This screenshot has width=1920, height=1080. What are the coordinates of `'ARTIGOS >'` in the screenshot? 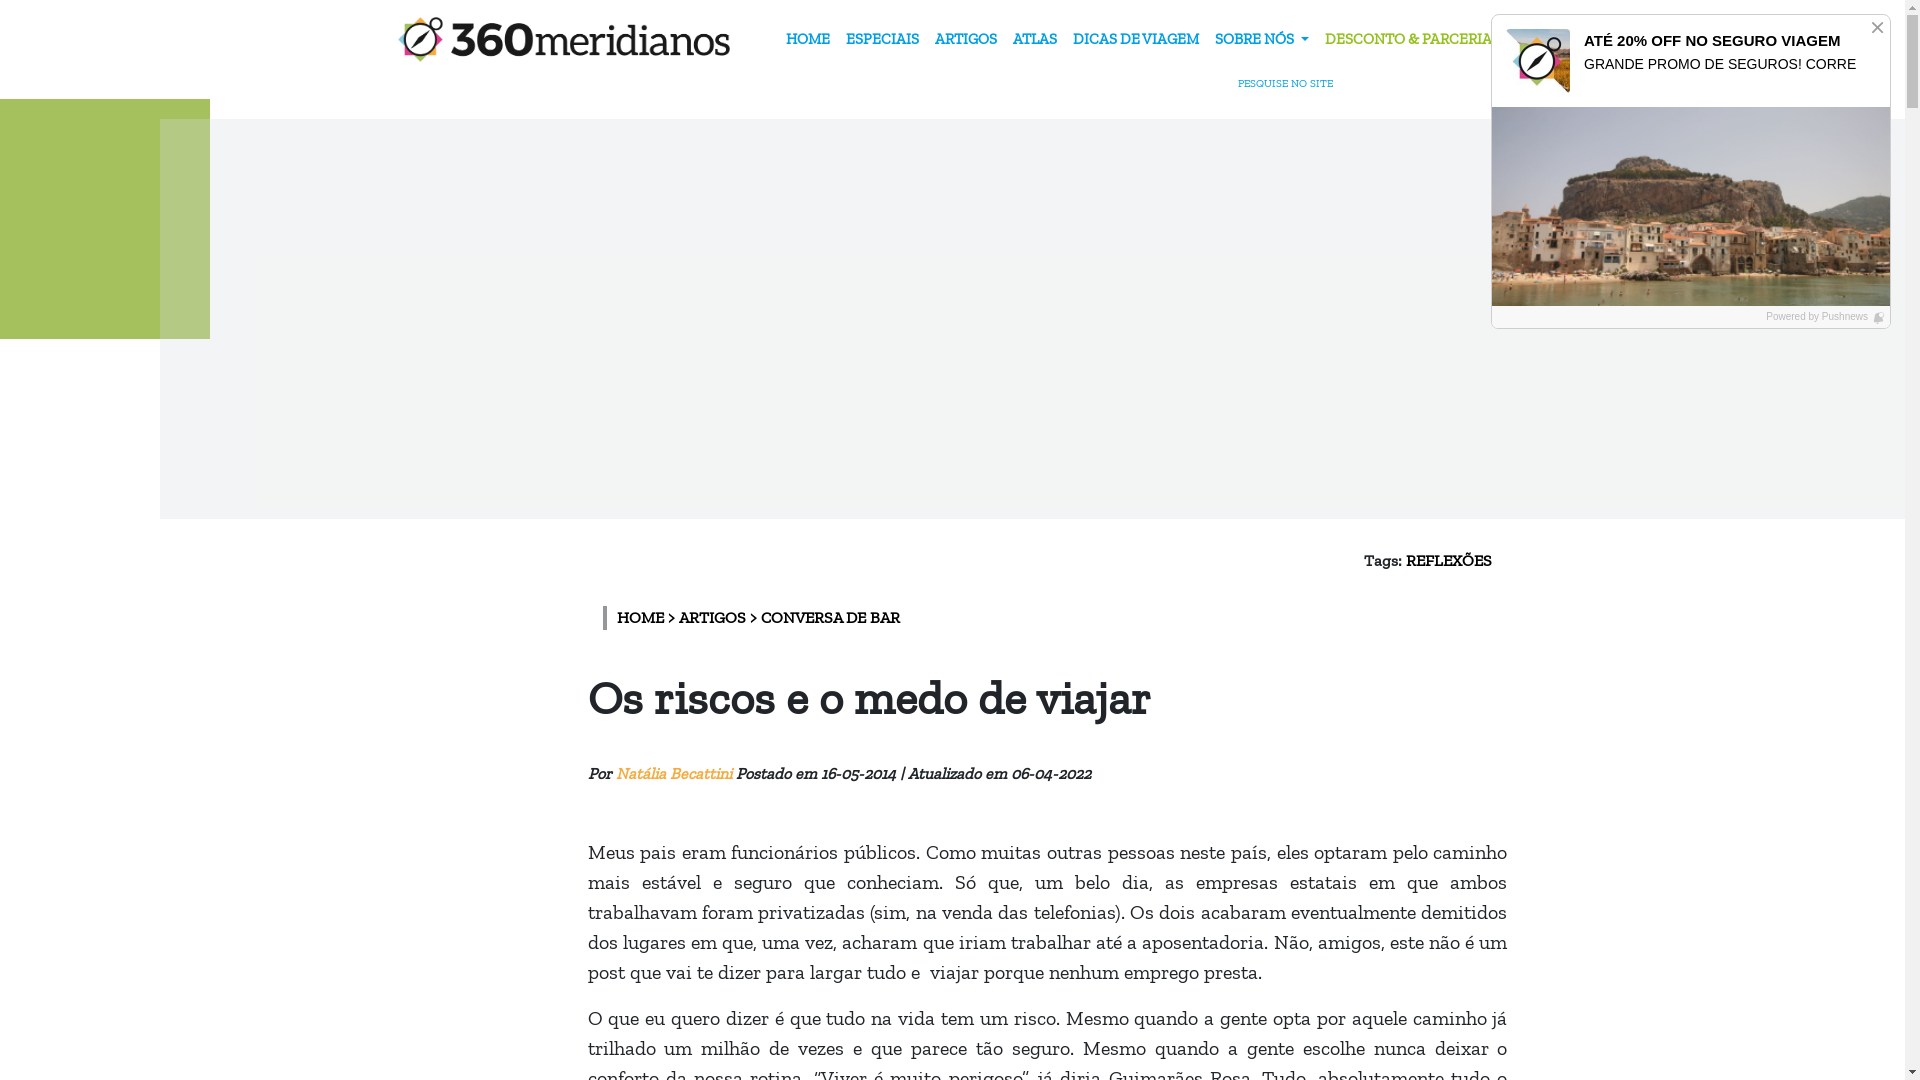 It's located at (719, 616).